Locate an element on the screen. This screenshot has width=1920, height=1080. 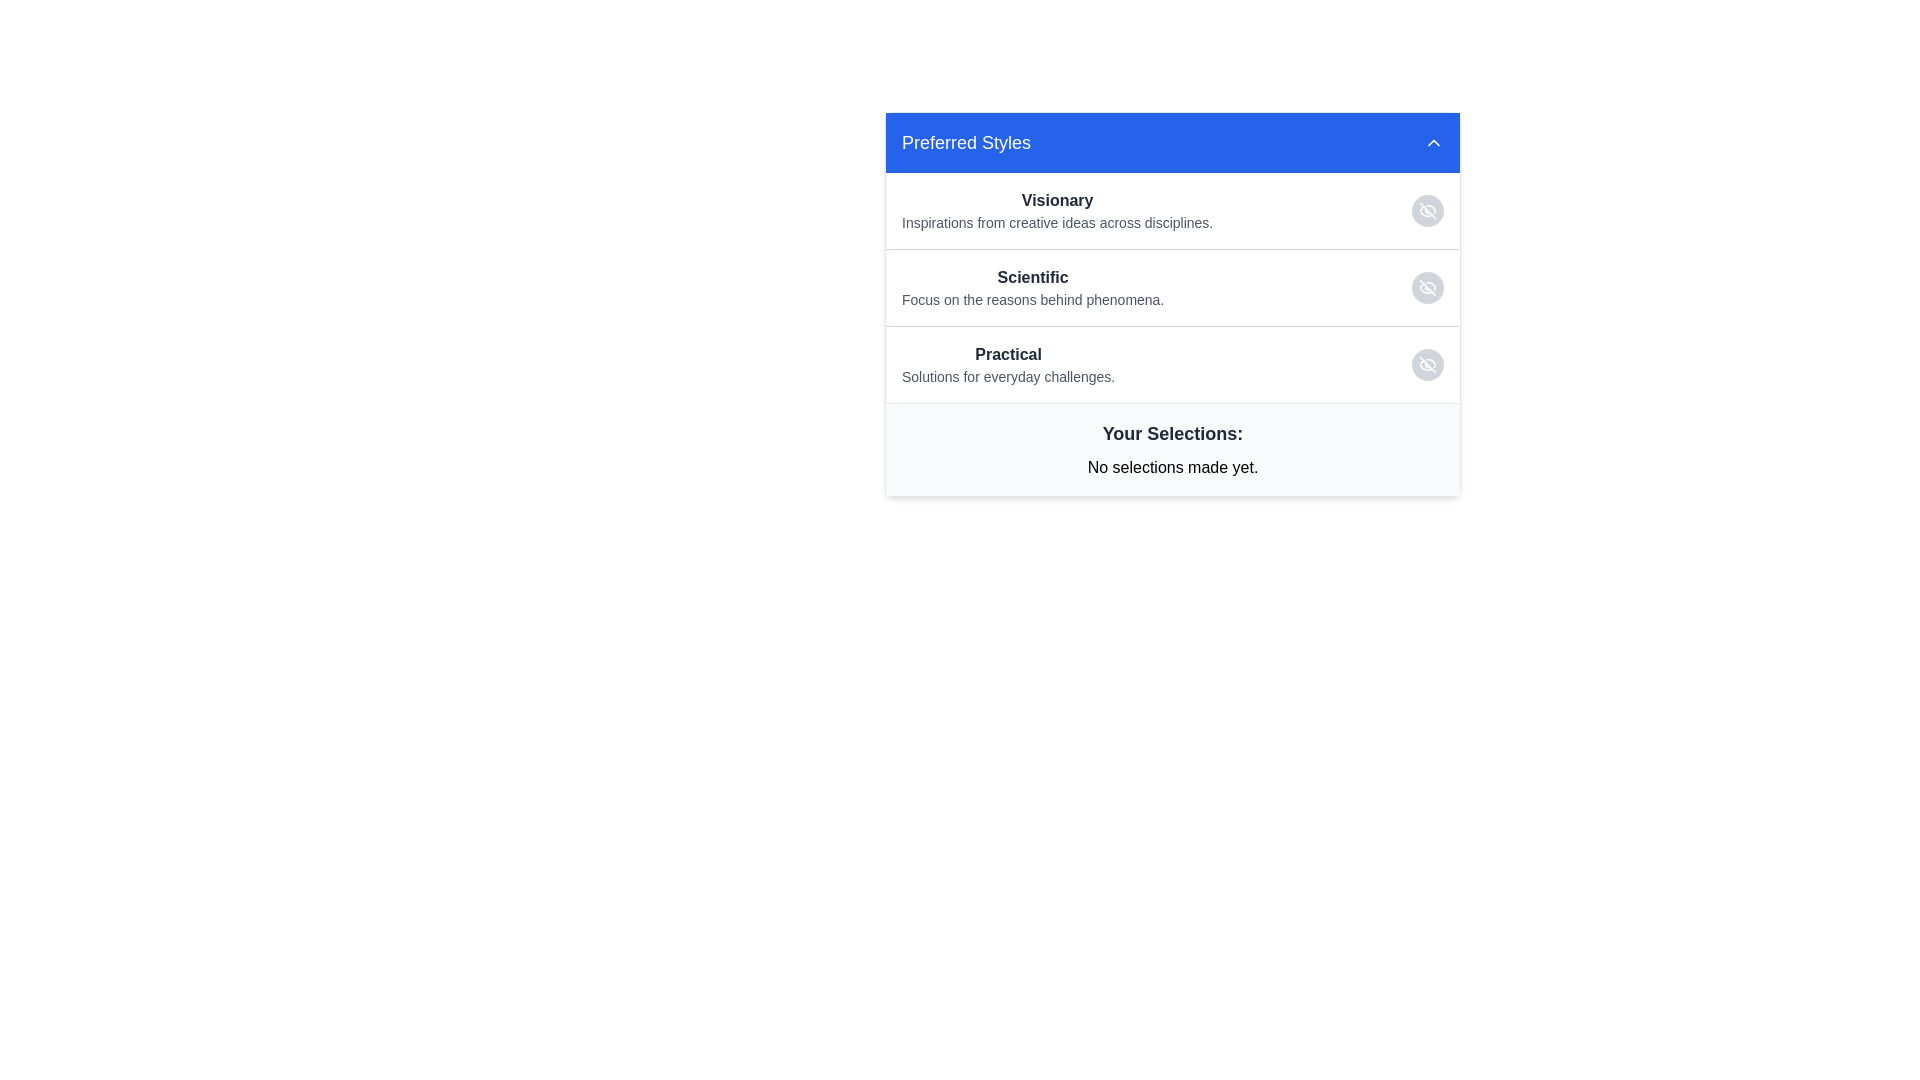
the label that contains the word 'Scientific' in bold followed by the phrase 'Focus on the reasons behind phenomena.' which is the second item in a vertical list is located at coordinates (1033, 288).